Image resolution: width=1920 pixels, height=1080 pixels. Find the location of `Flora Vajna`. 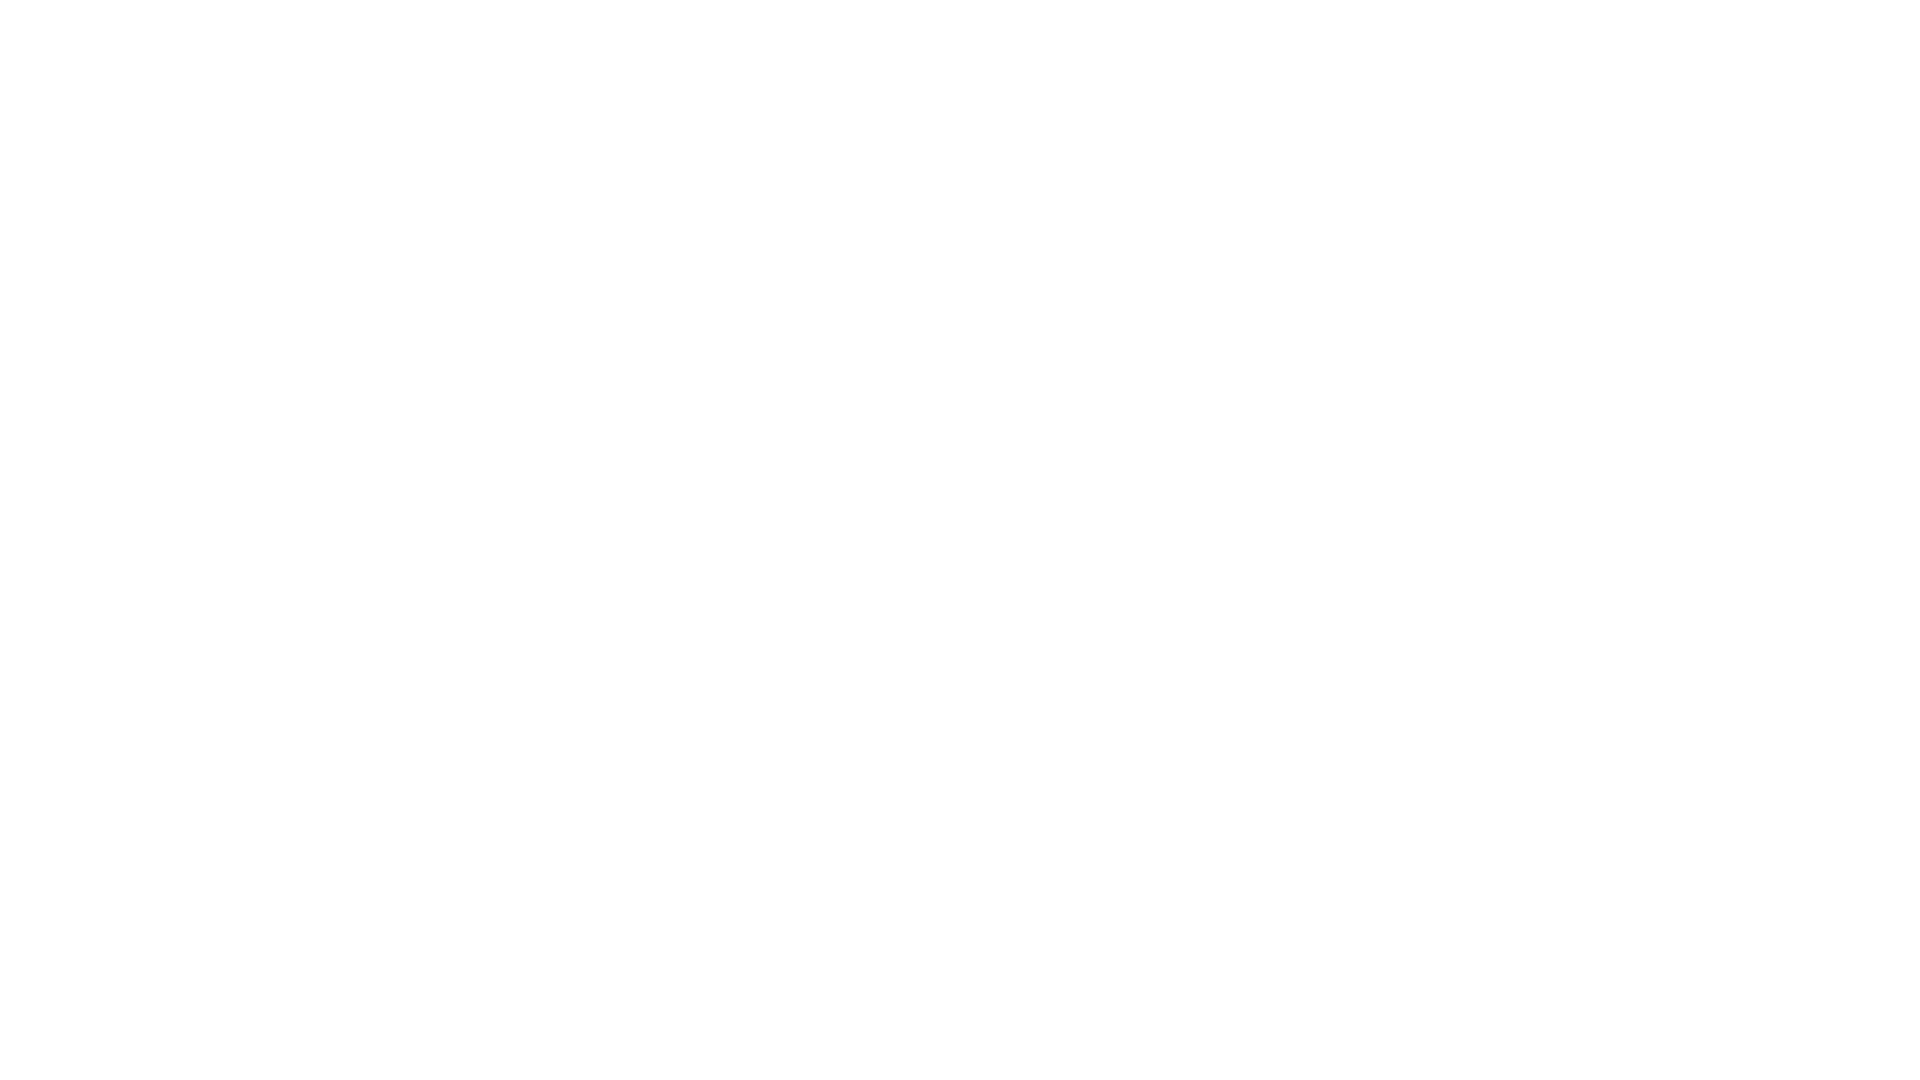

Flora Vajna is located at coordinates (1218, 260).